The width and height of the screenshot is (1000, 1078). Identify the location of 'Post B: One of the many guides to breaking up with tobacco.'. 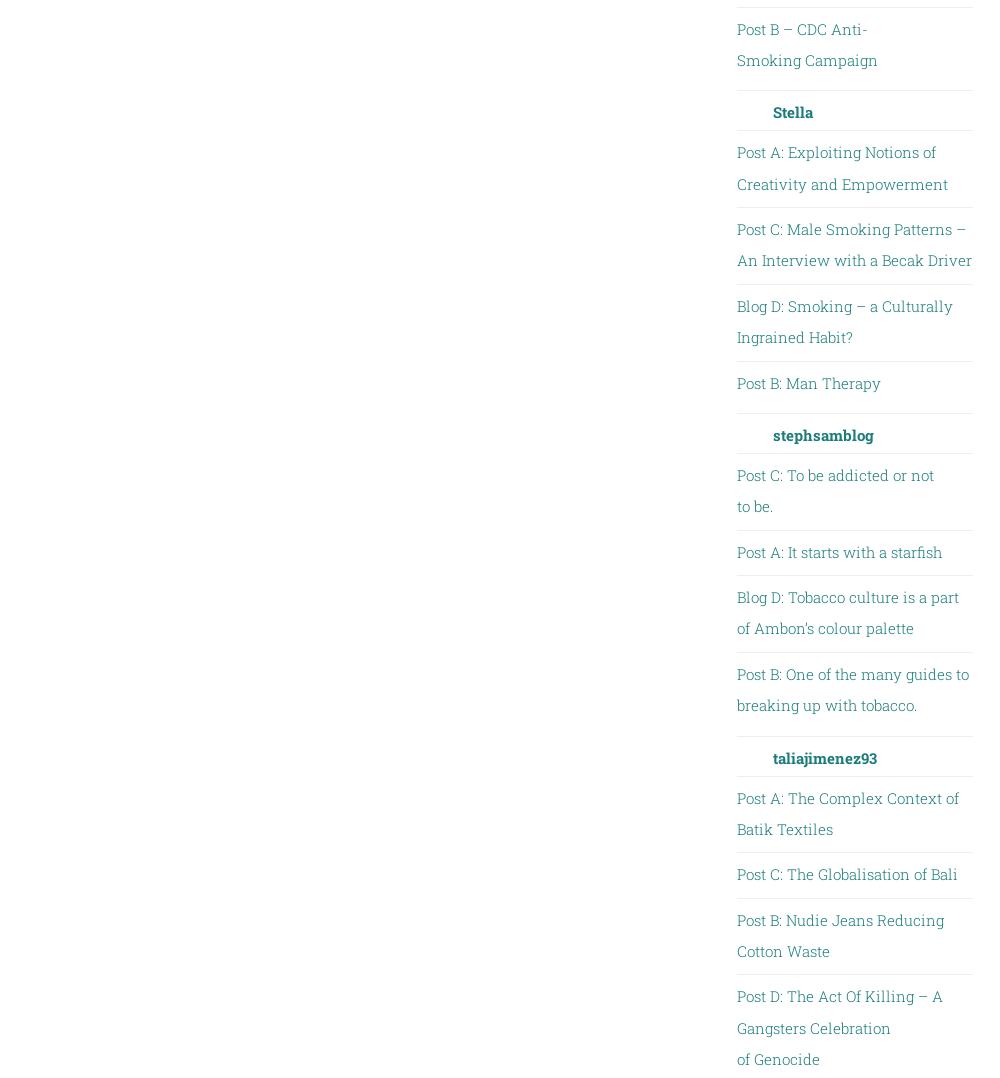
(851, 688).